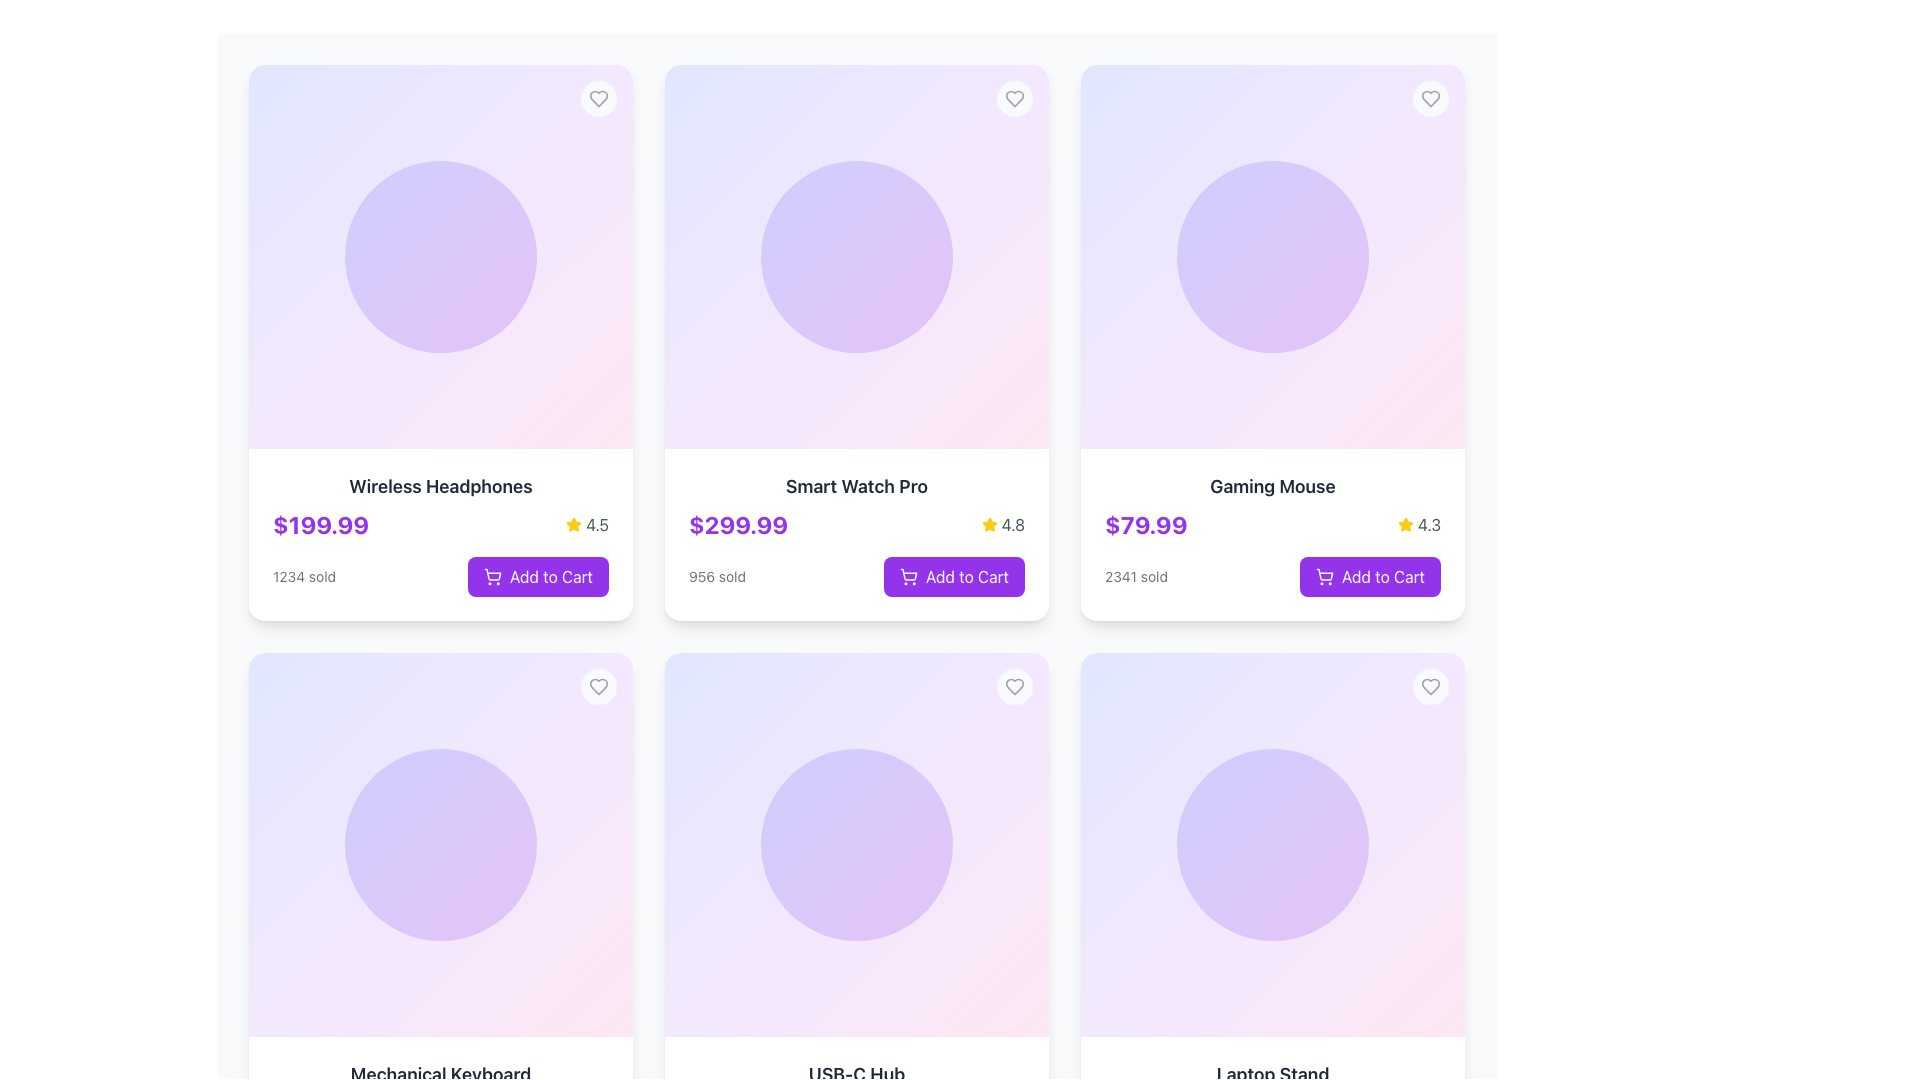 This screenshot has height=1080, width=1920. What do you see at coordinates (1369, 577) in the screenshot?
I see `the 'Add to Cart' button, which is a rectangular button with a purple background and white text, located at the bottom of the third card in the grid associated with the product 'Gaming Mouse'` at bounding box center [1369, 577].